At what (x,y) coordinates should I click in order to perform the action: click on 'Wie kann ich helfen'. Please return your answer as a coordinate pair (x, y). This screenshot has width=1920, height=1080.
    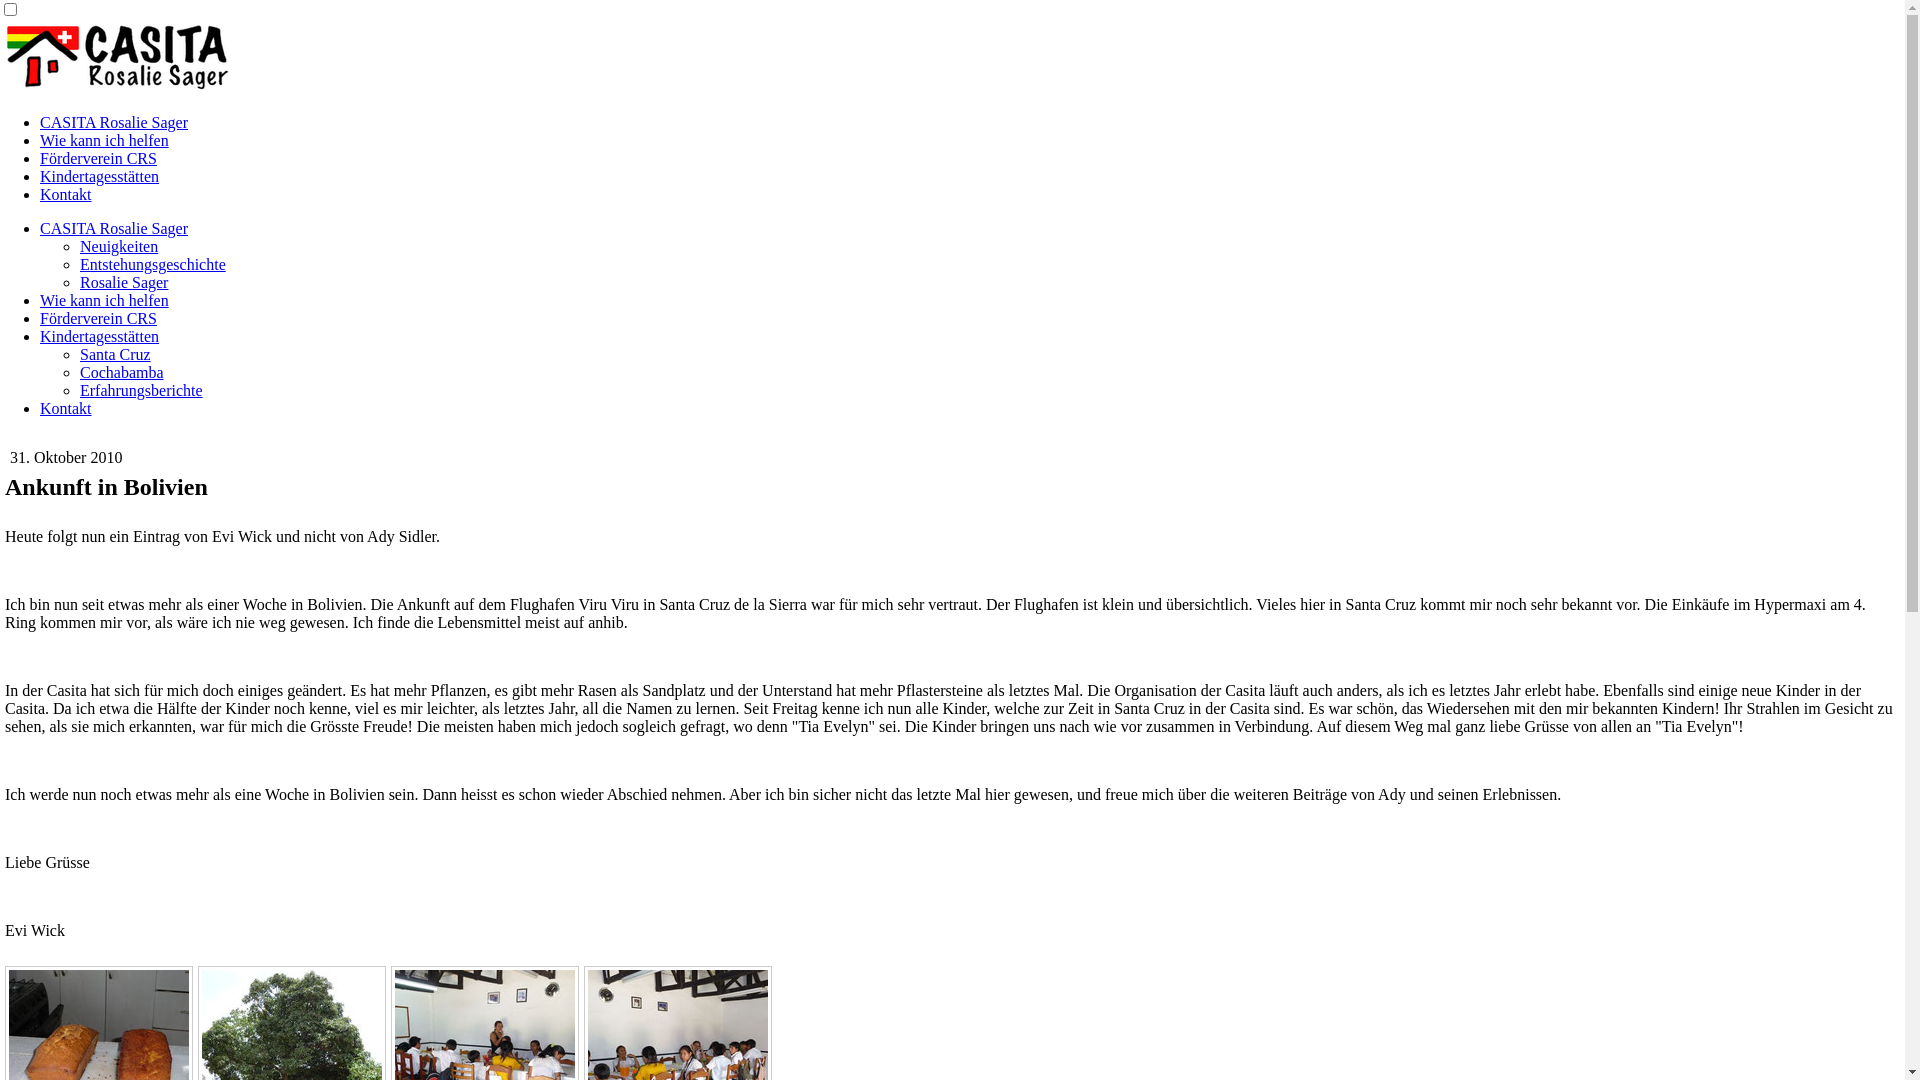
    Looking at the image, I should click on (39, 300).